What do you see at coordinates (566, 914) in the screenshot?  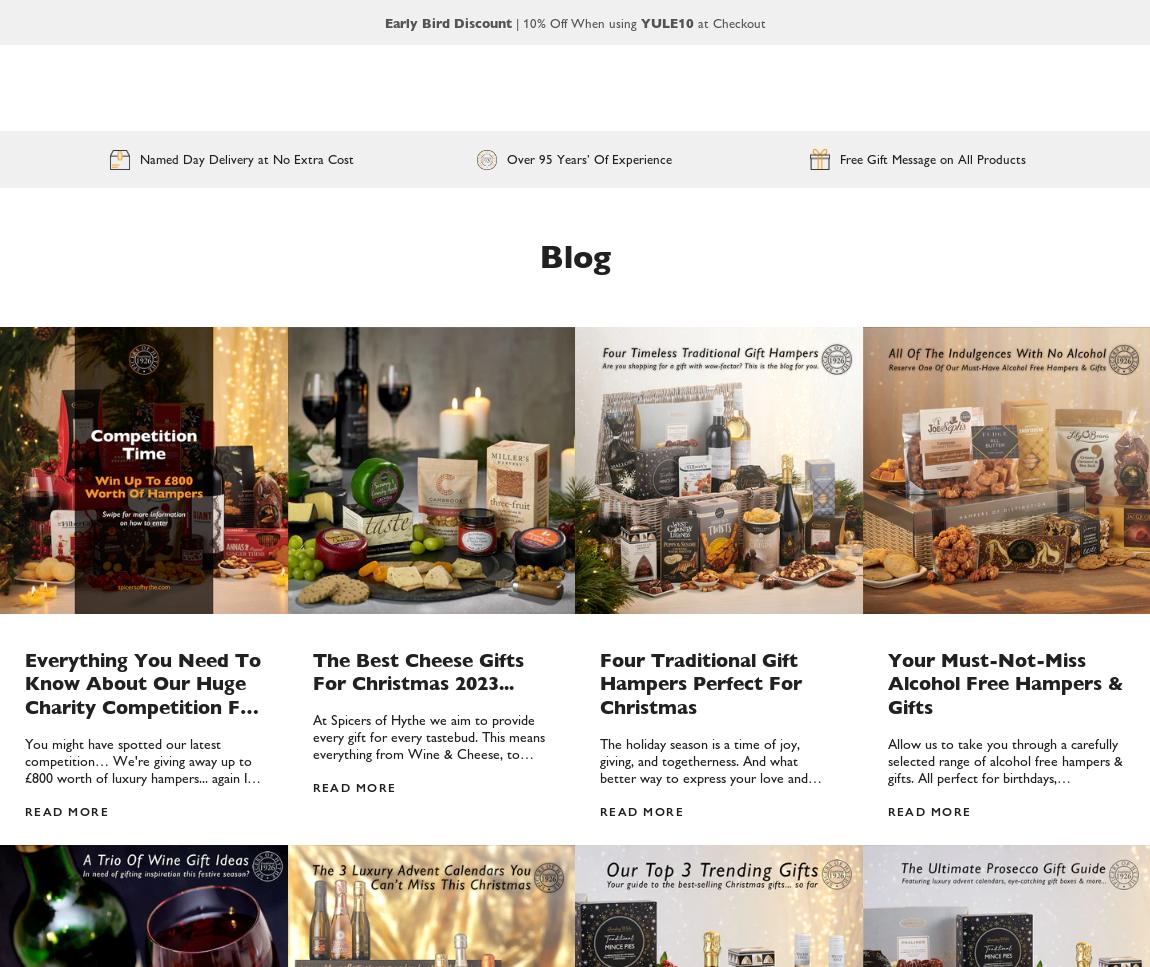 I see `'Reset'` at bounding box center [566, 914].